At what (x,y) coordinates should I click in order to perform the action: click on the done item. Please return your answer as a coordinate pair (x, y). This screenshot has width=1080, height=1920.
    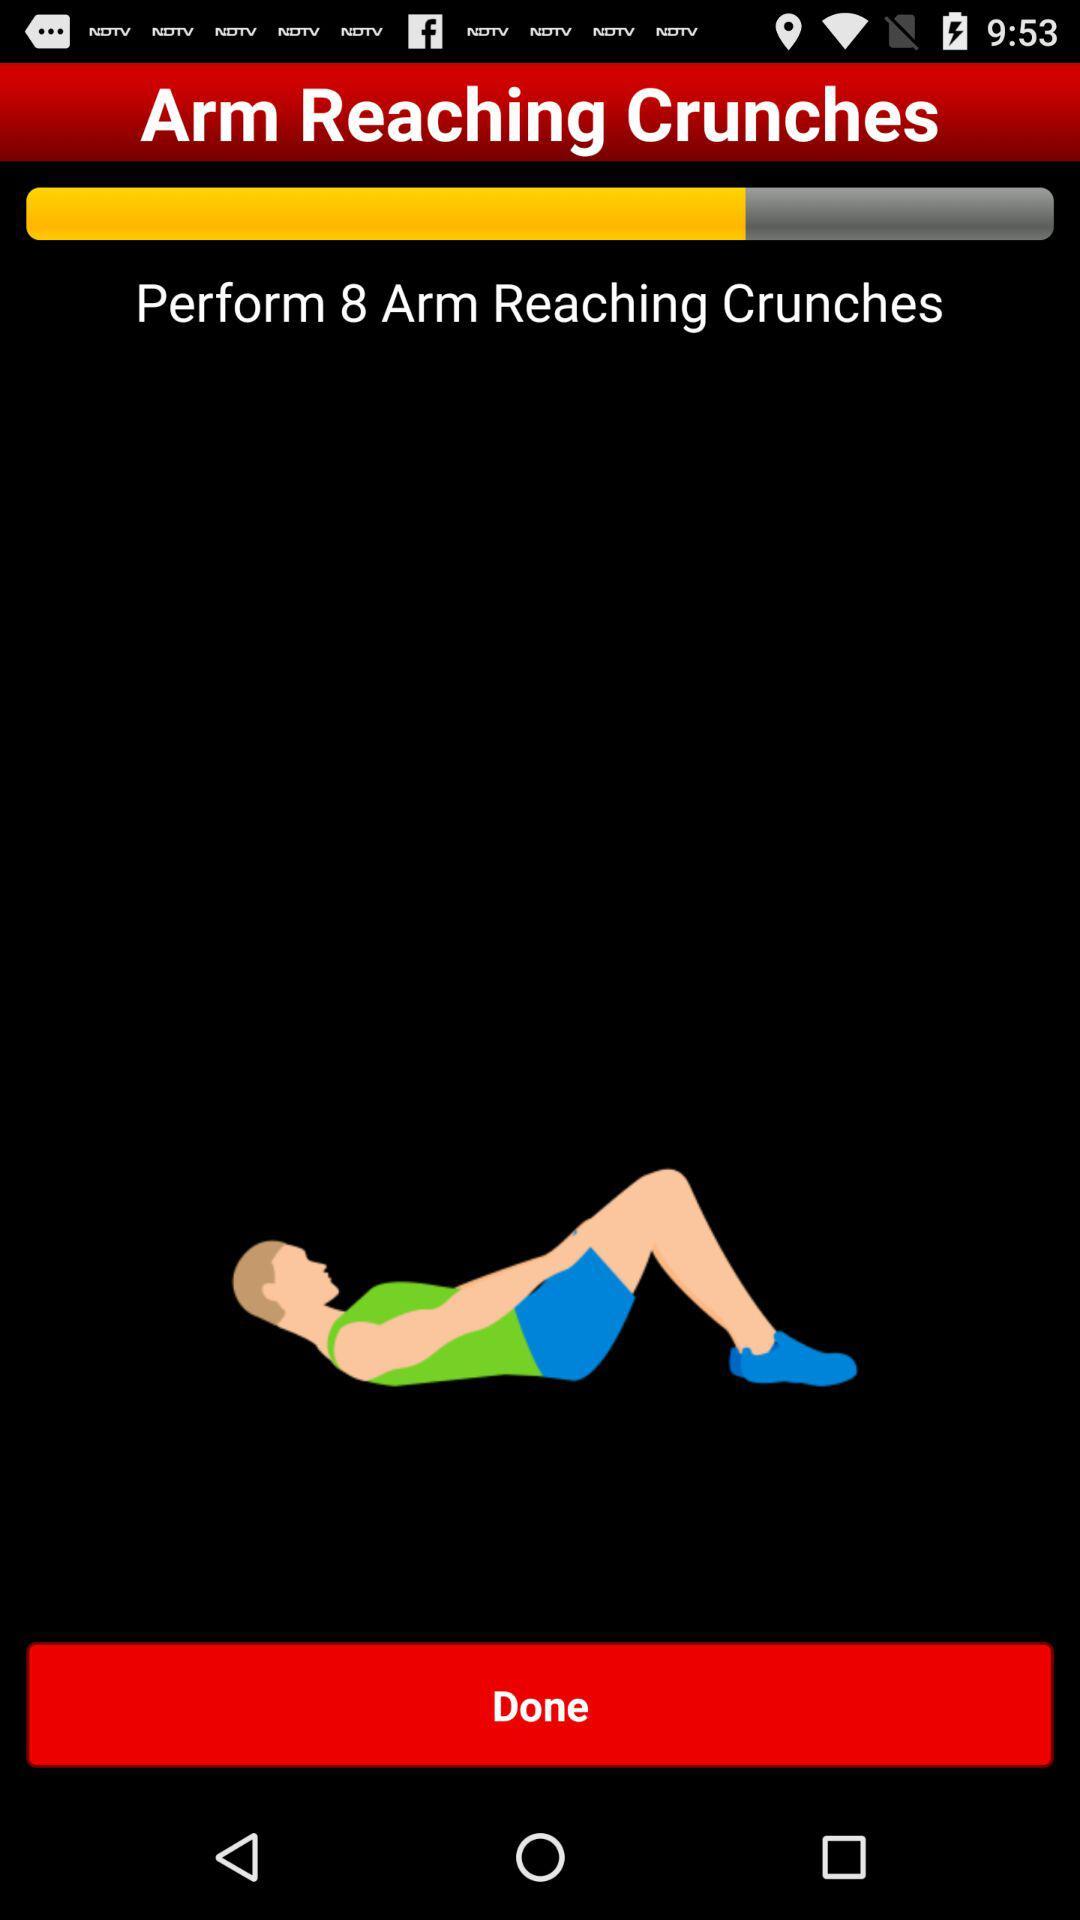
    Looking at the image, I should click on (540, 1703).